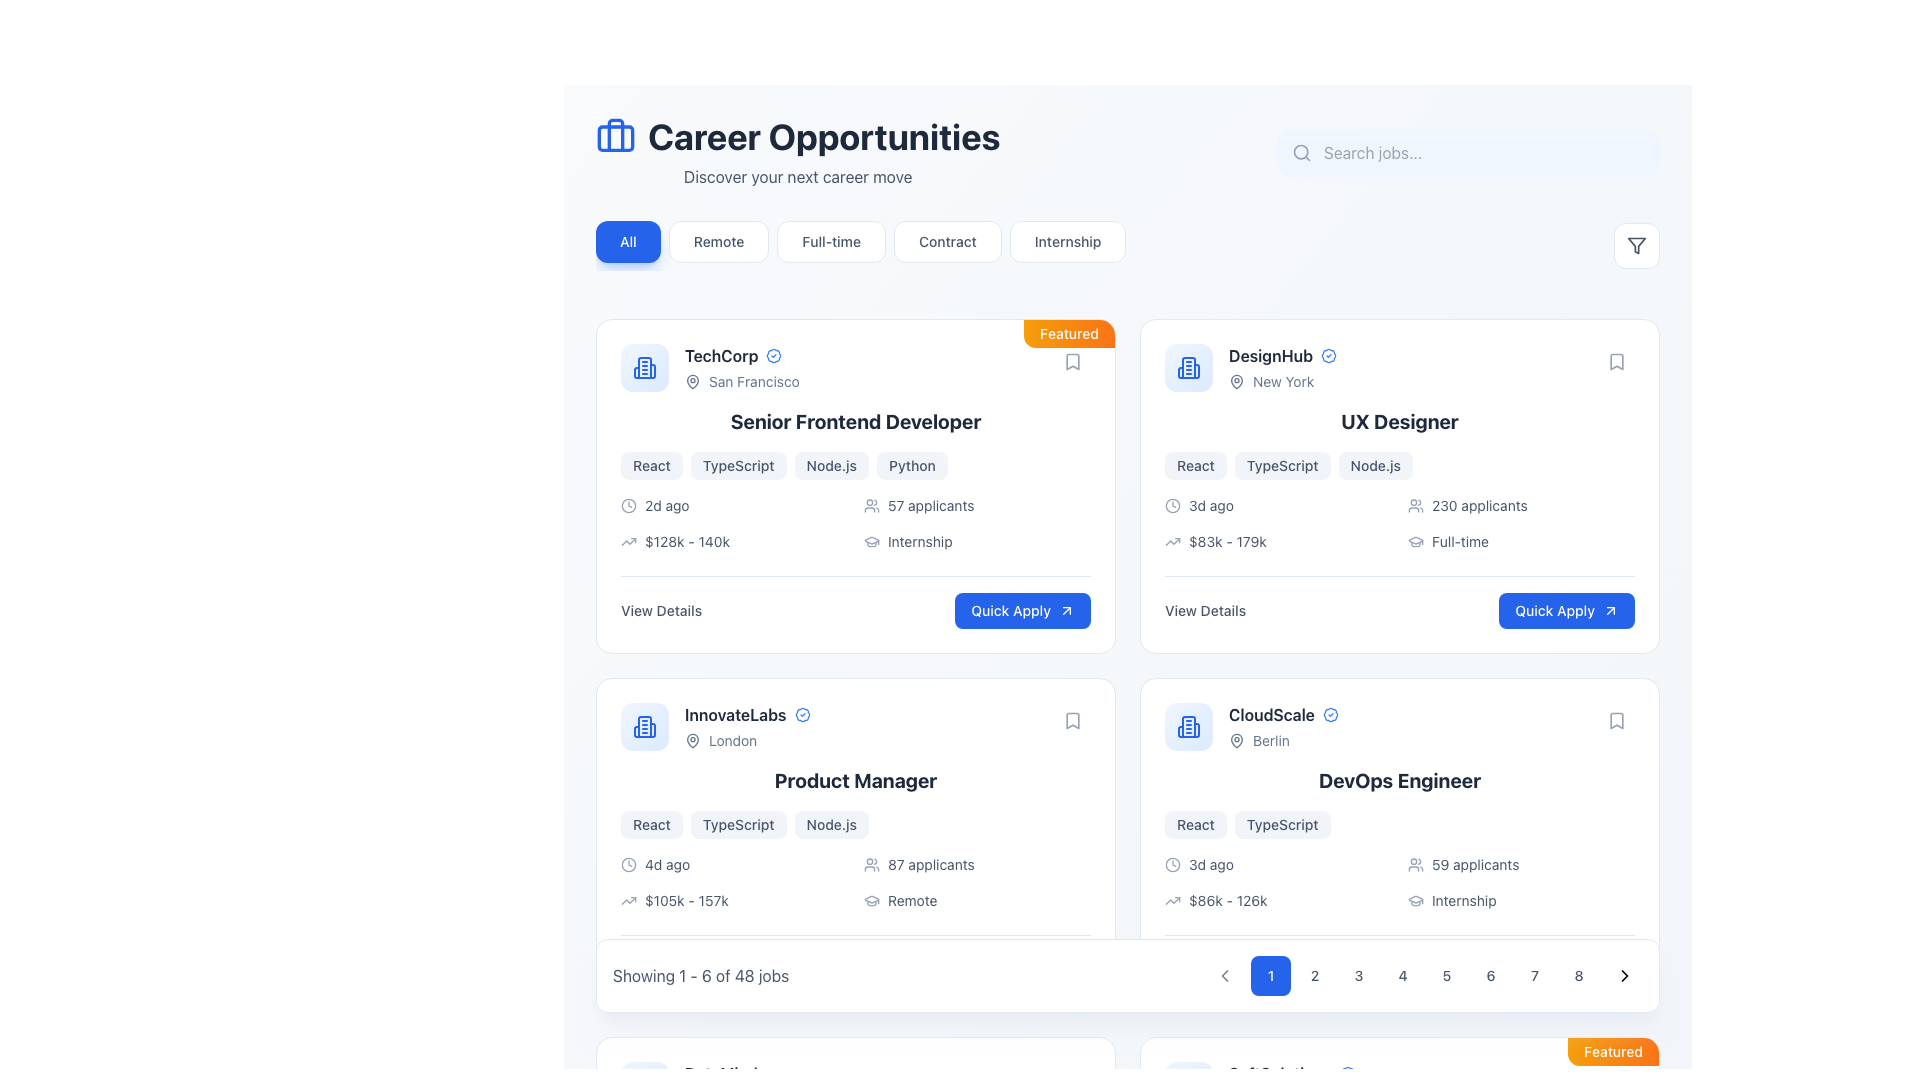 The height and width of the screenshot is (1080, 1920). What do you see at coordinates (1236, 381) in the screenshot?
I see `the small location pin icon located to the left of the text 'New York' within the DesignHub card on the second column of the job postings grid` at bounding box center [1236, 381].